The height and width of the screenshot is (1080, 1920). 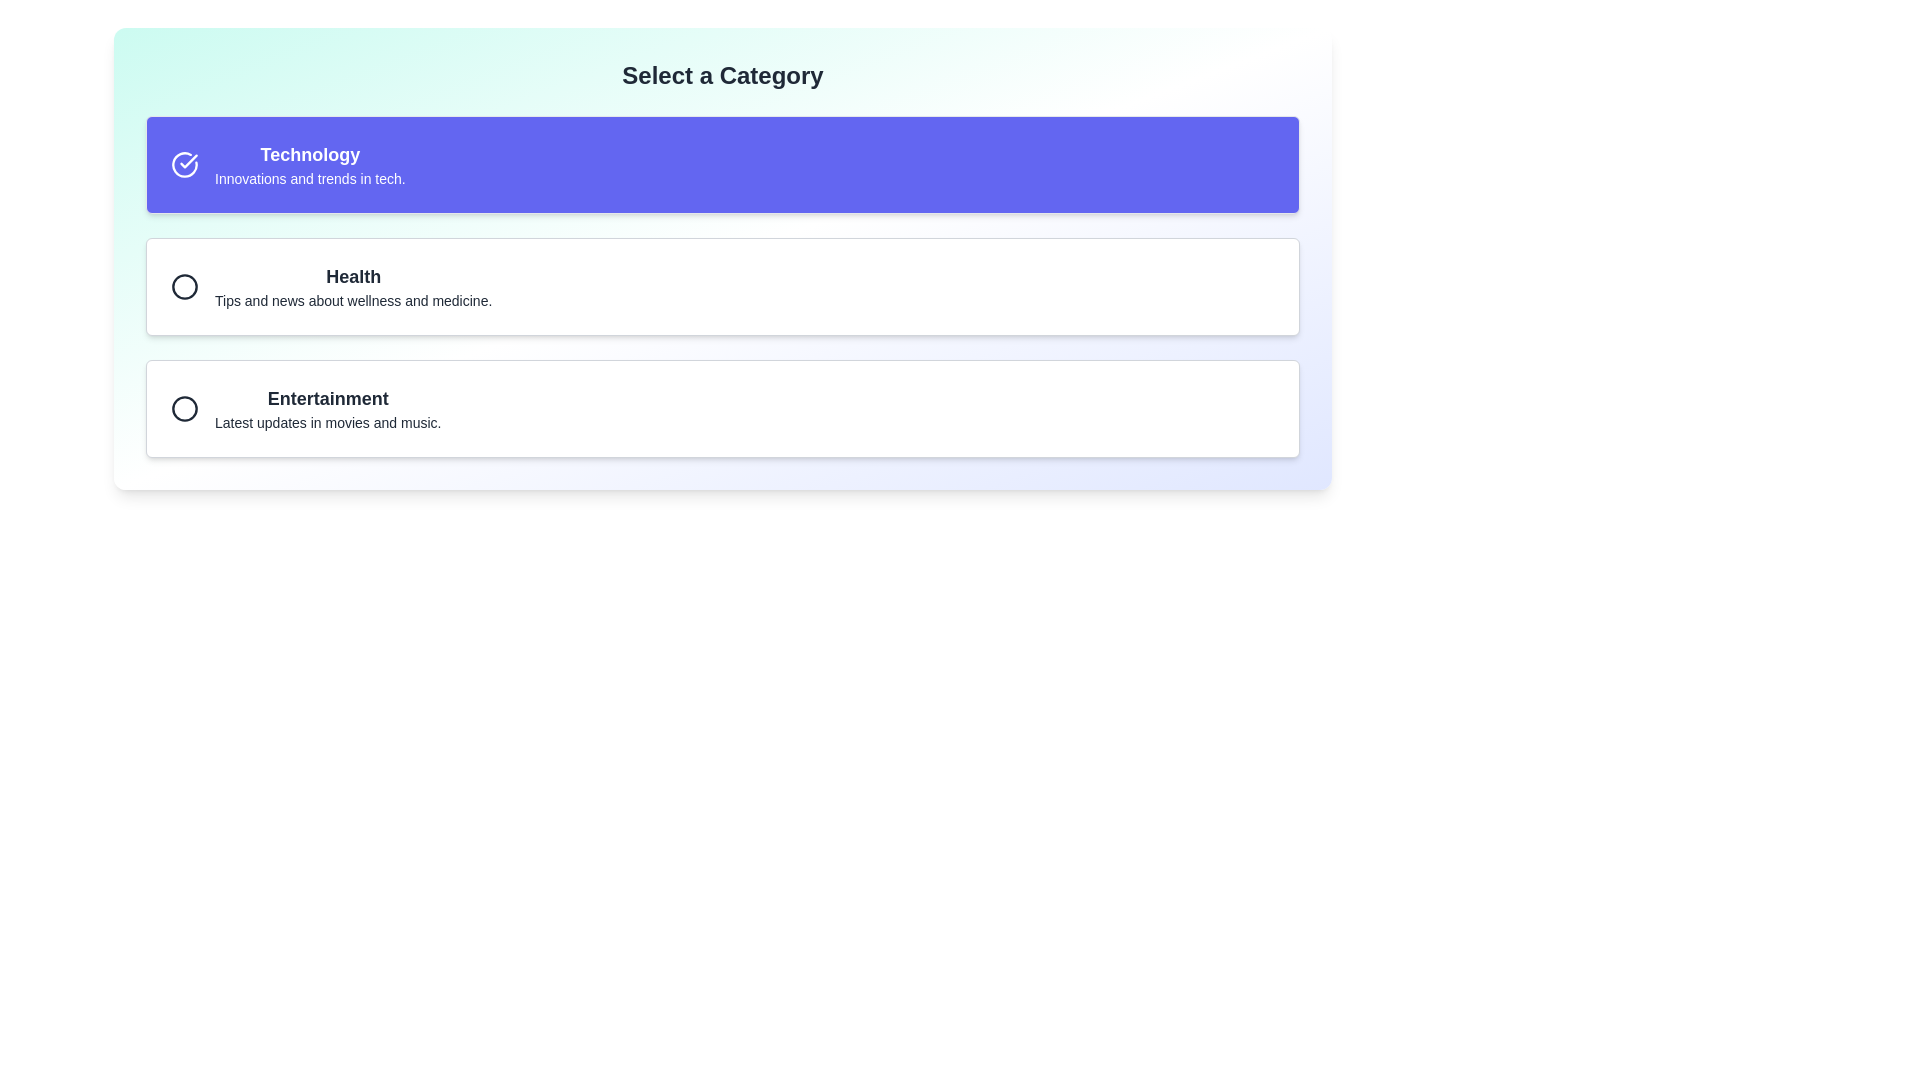 I want to click on the circular checkmark indicator icon located at the leftmost part of the 'Entertainment' card, centered vertically, so click(x=185, y=407).